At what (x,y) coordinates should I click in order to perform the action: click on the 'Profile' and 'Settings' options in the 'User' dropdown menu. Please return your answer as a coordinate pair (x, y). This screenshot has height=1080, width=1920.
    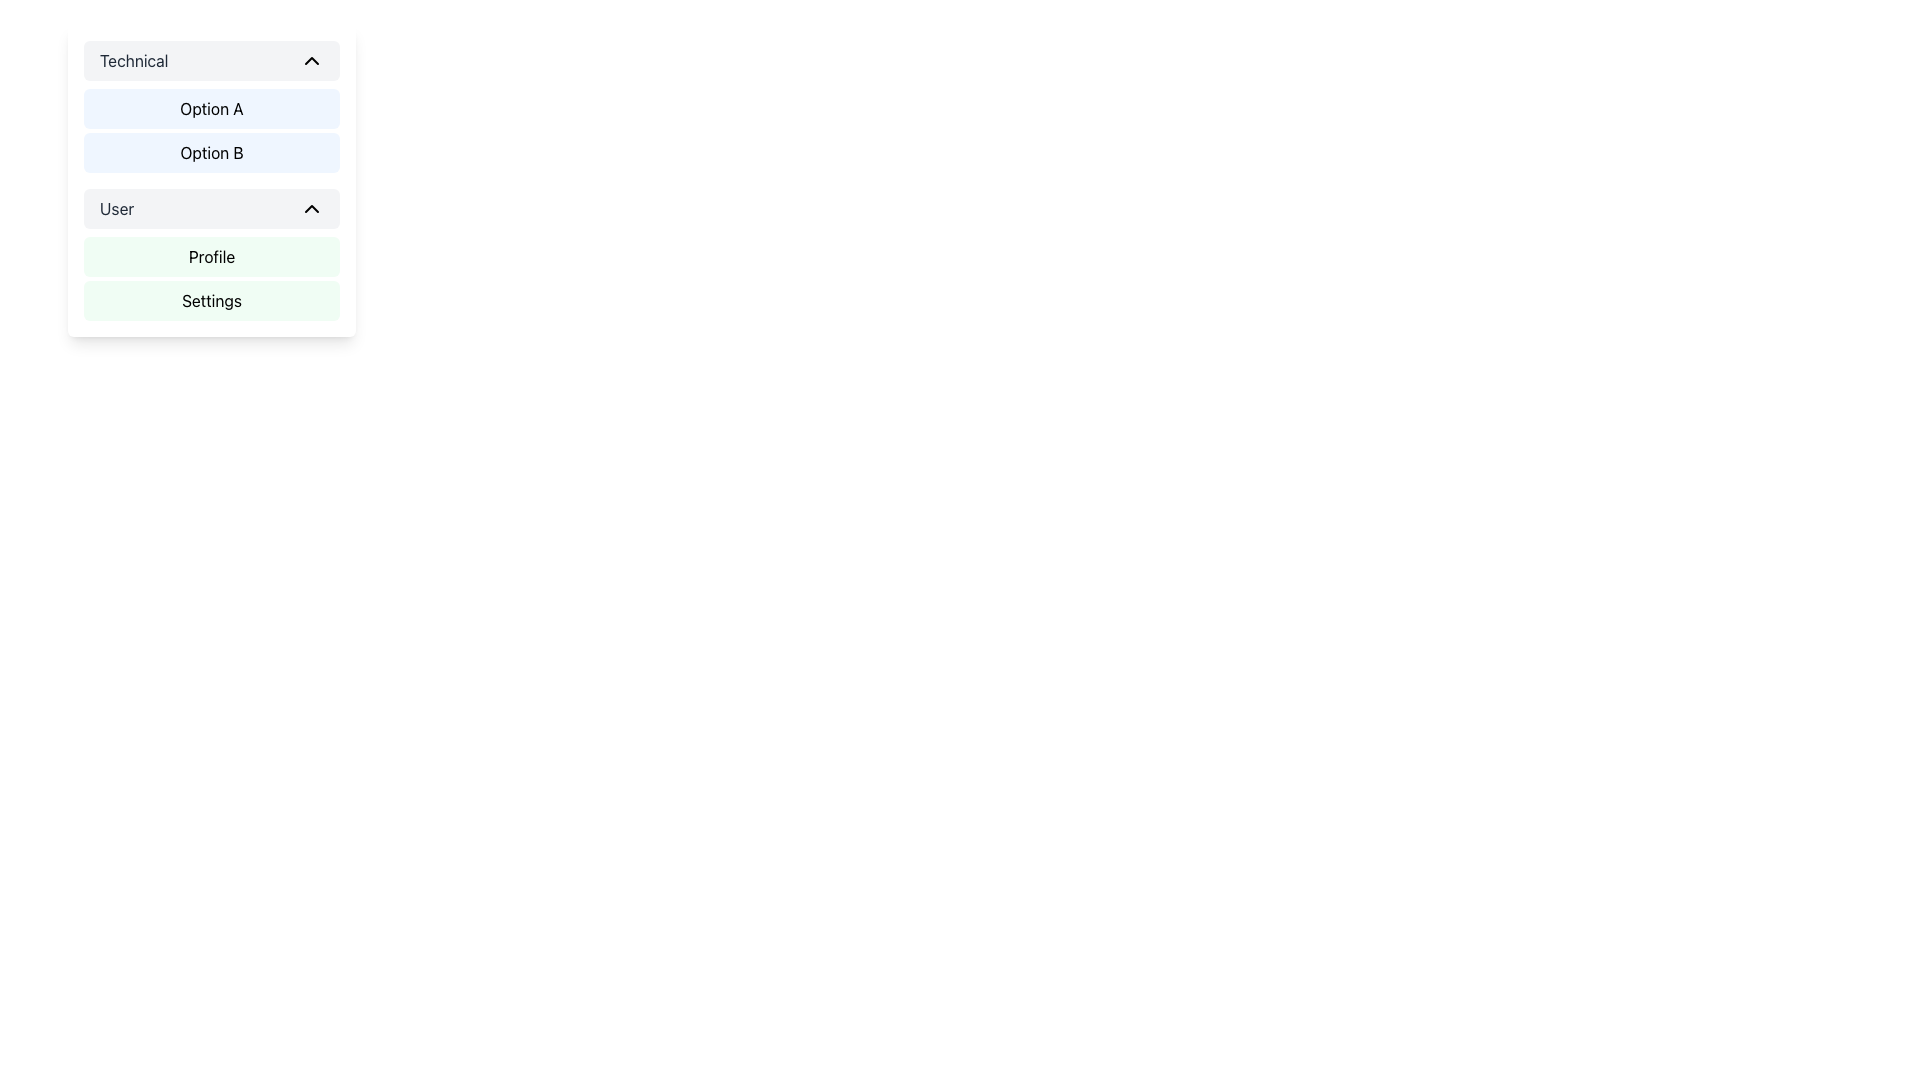
    Looking at the image, I should click on (211, 253).